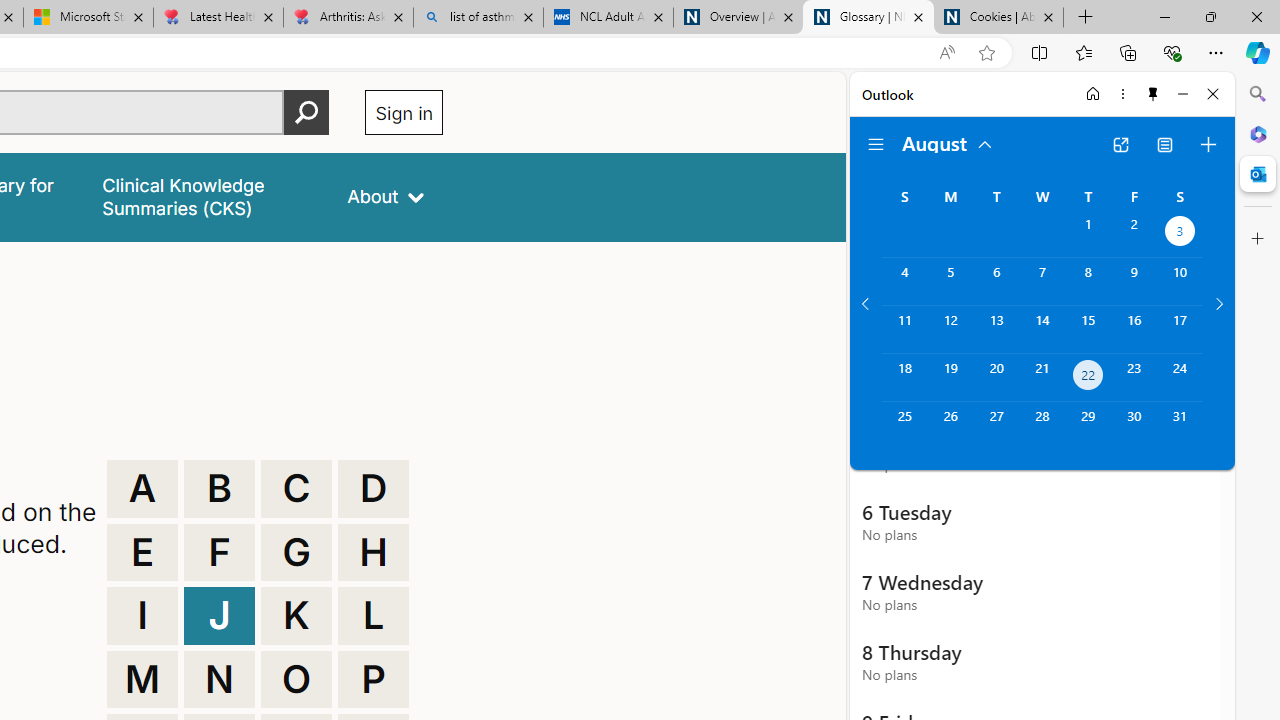  What do you see at coordinates (295, 614) in the screenshot?
I see `'K'` at bounding box center [295, 614].